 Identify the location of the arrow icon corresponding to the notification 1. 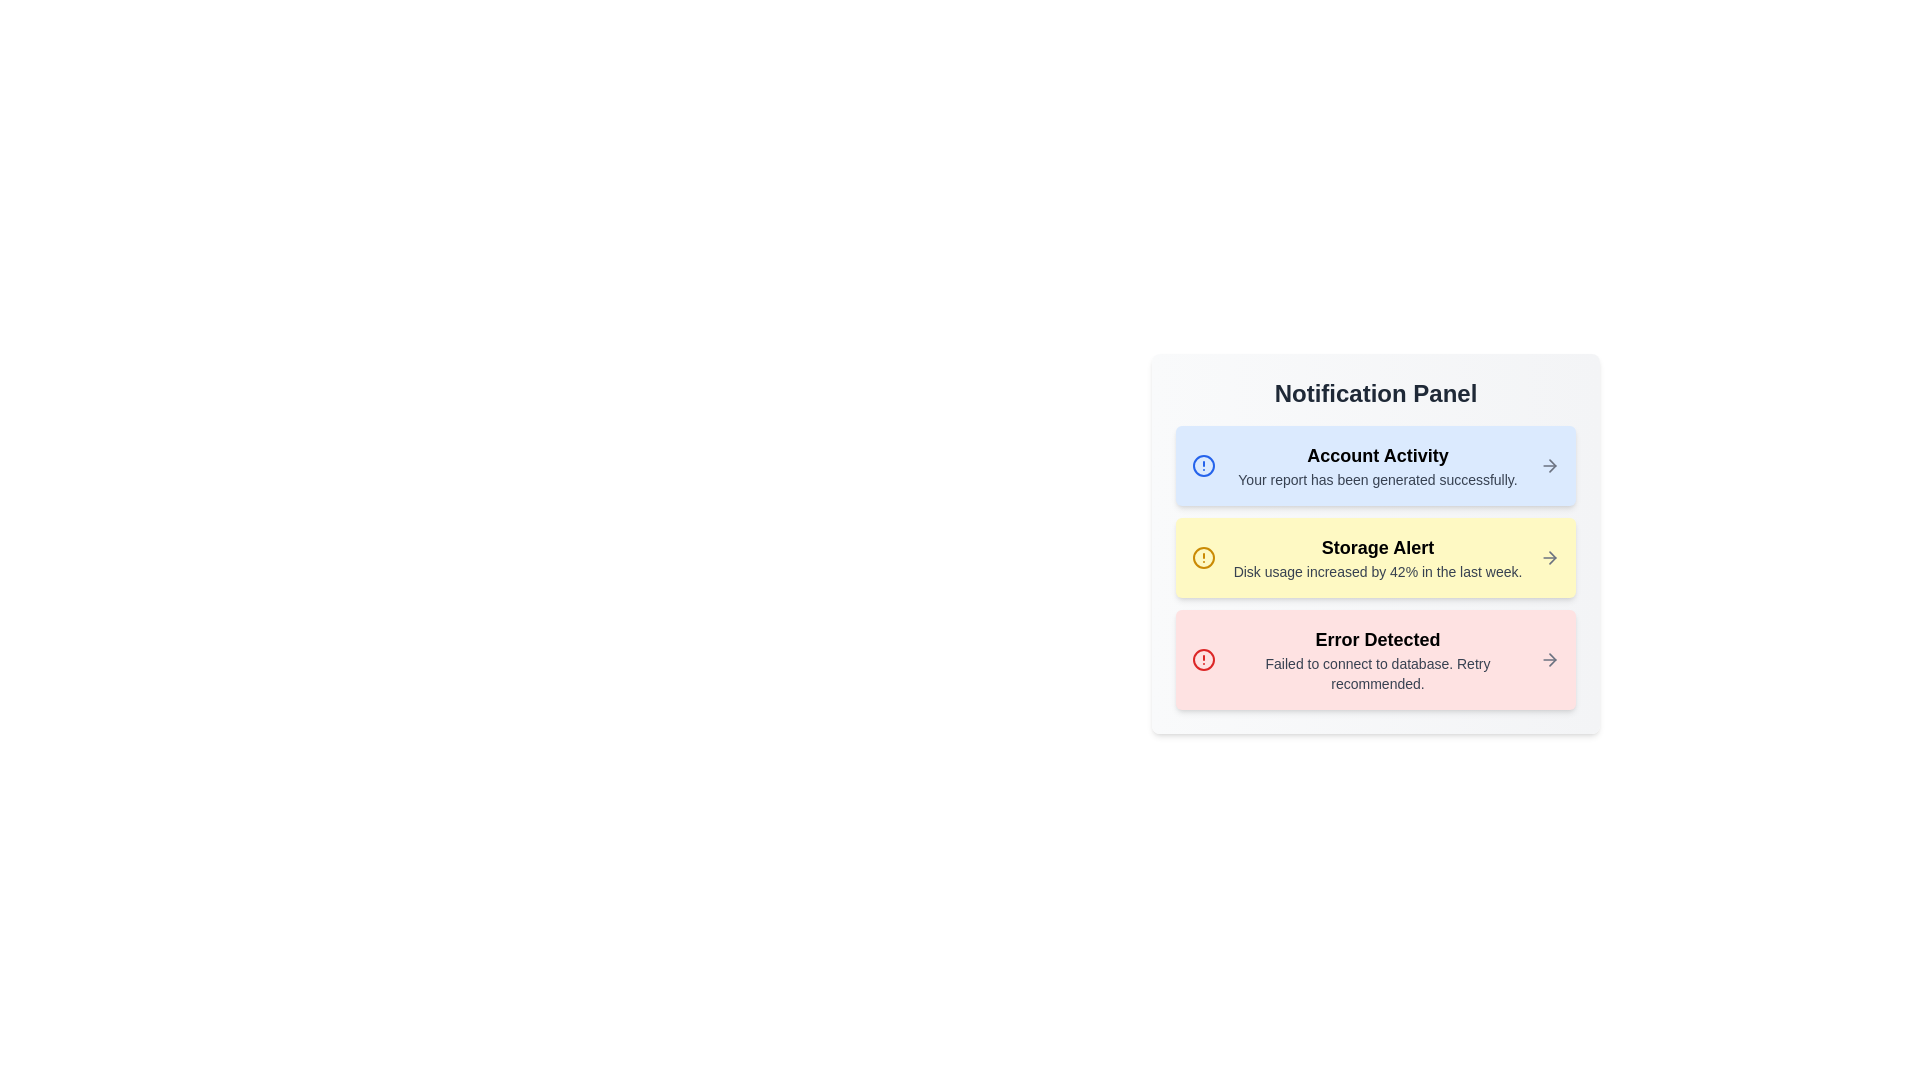
(1549, 466).